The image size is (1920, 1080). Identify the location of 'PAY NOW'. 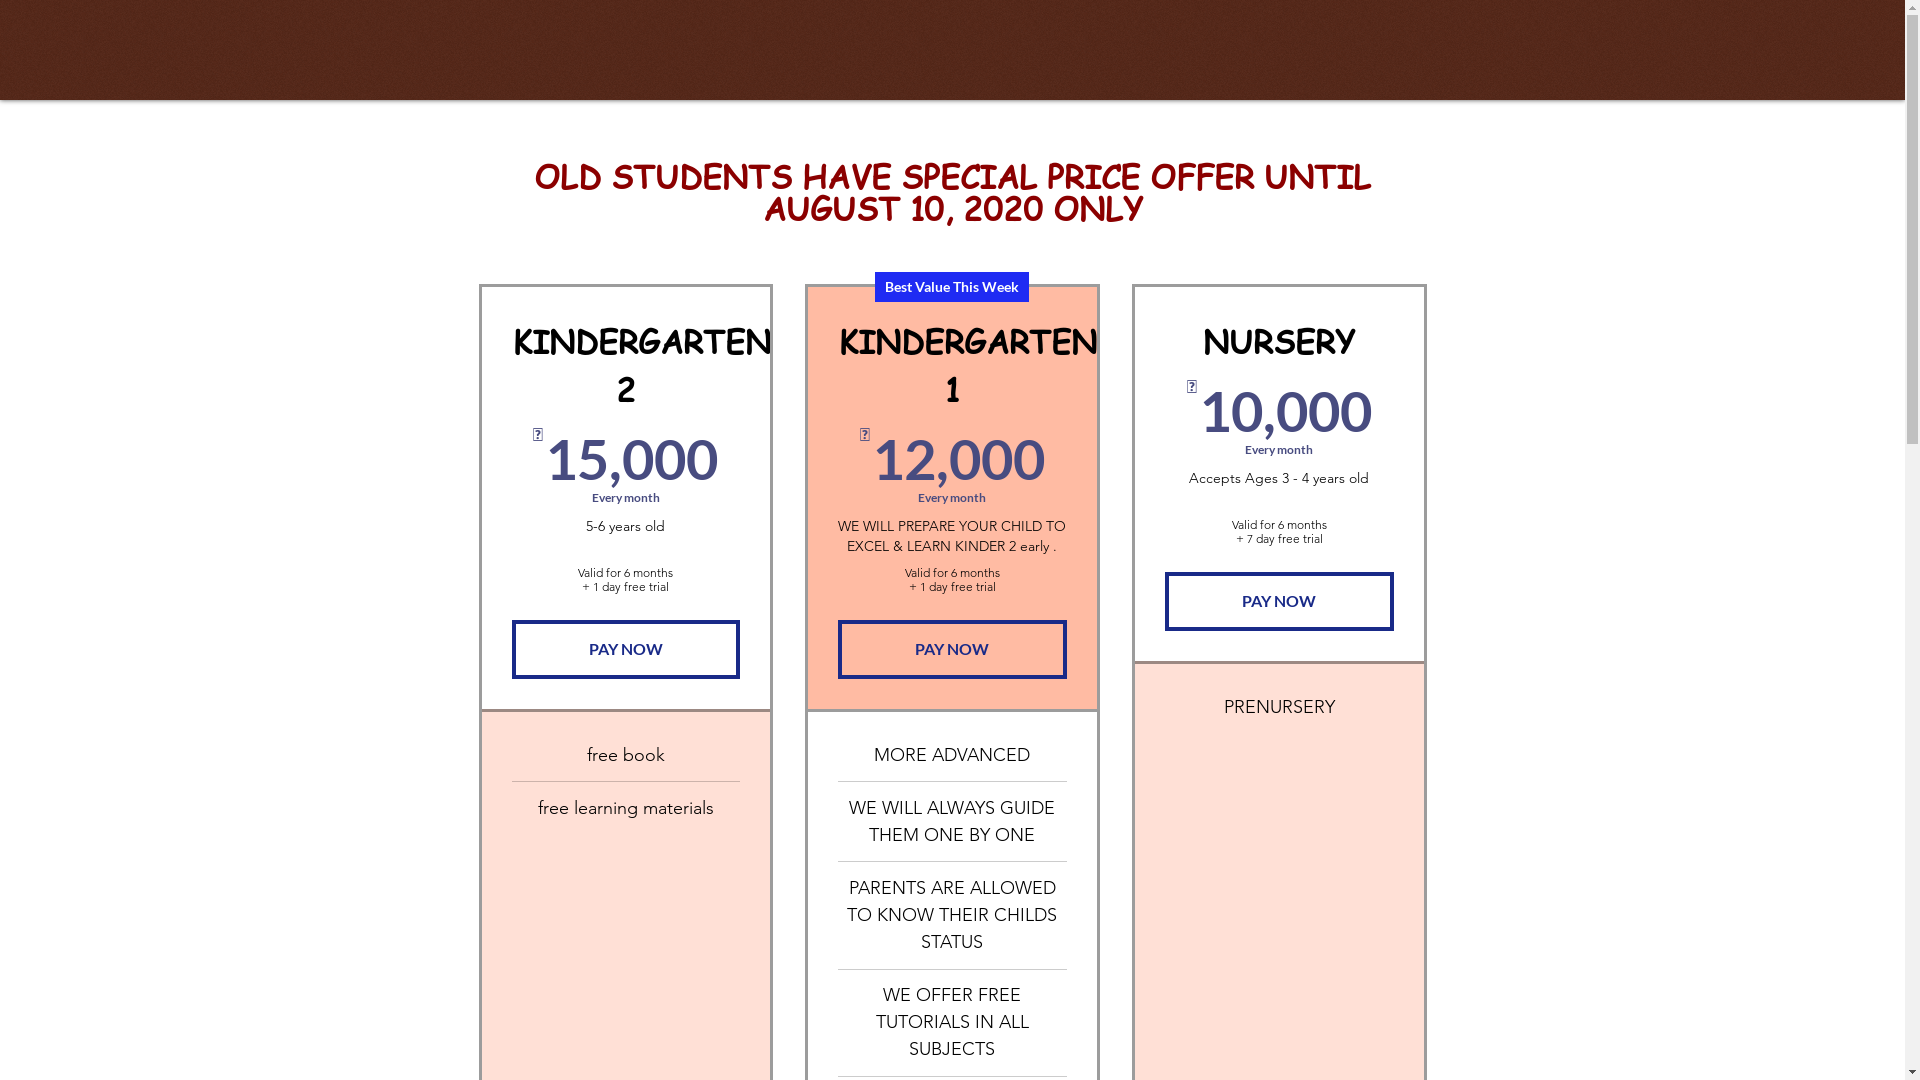
(1278, 600).